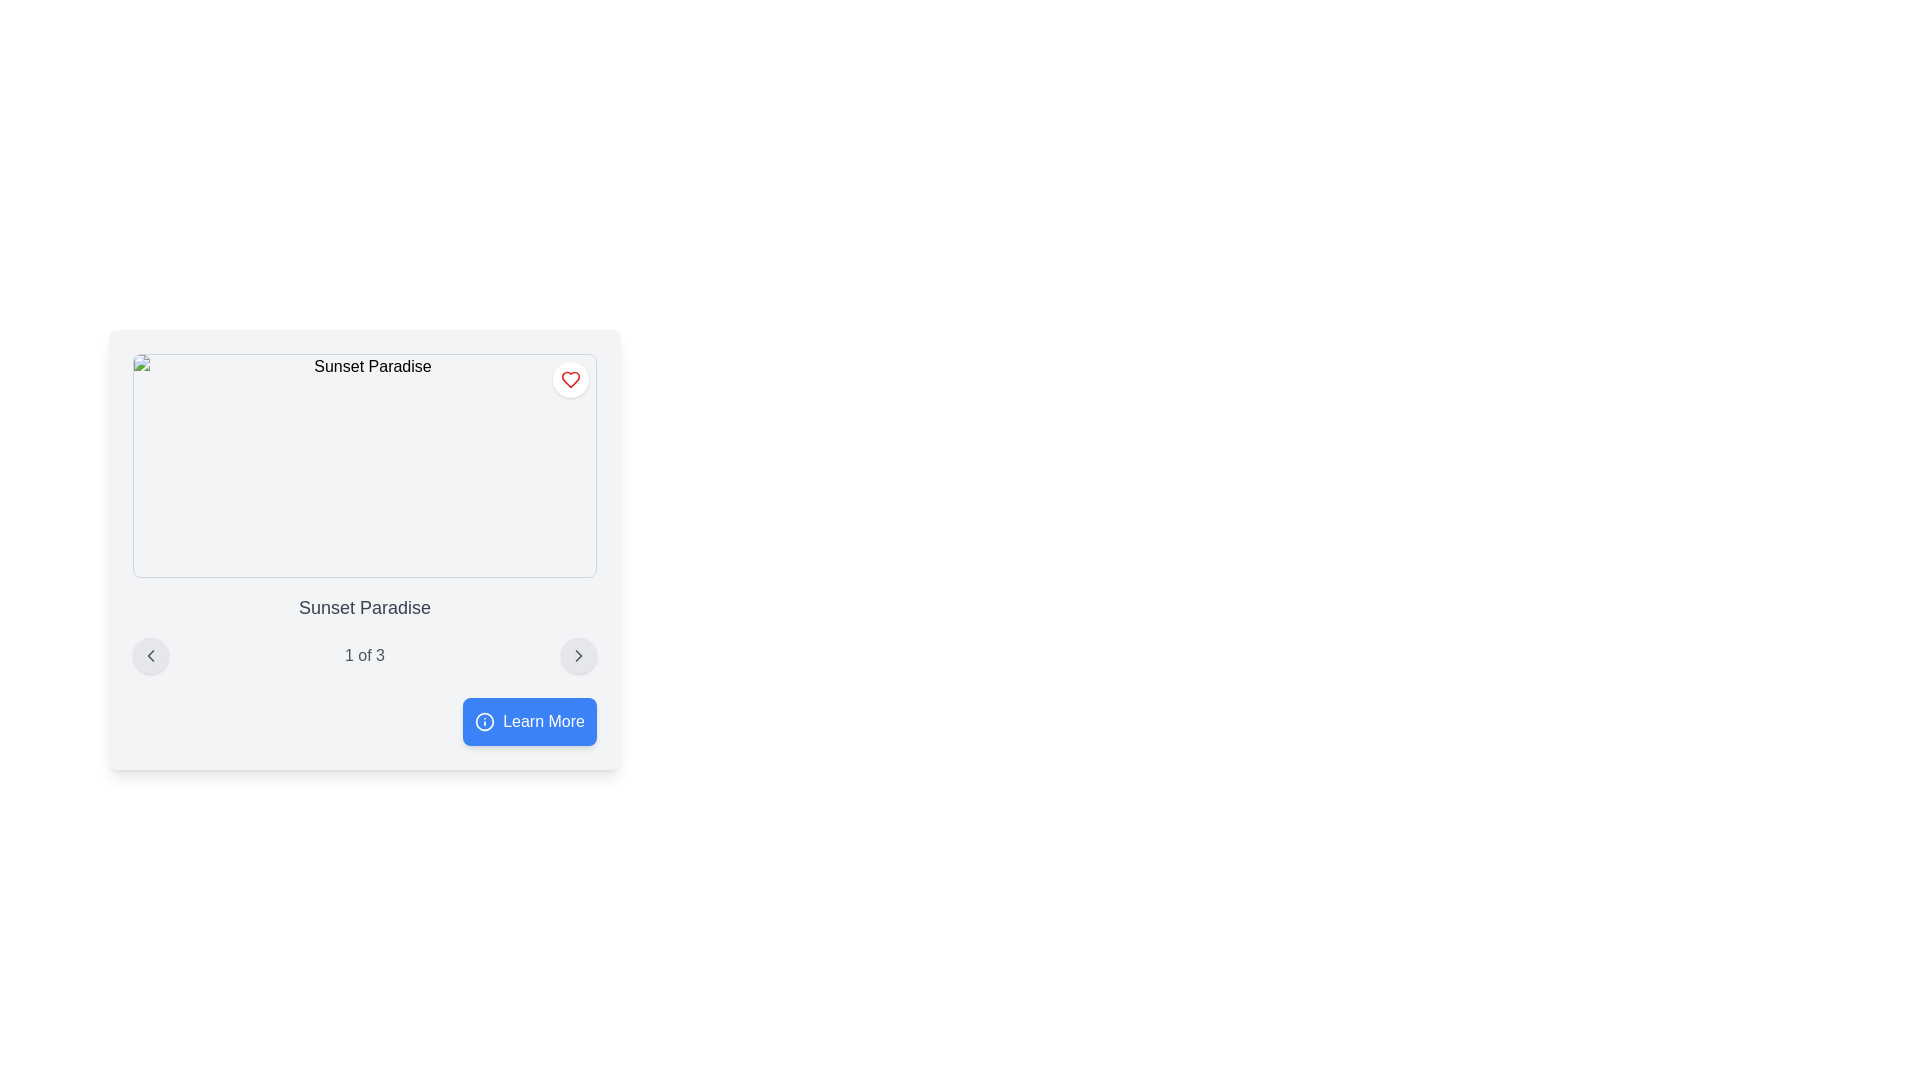  Describe the element at coordinates (364, 655) in the screenshot. I see `text from the Text Label that indicates the current position within a sequence, which is centrally positioned in the interface card, flanked by chevron icons` at that location.